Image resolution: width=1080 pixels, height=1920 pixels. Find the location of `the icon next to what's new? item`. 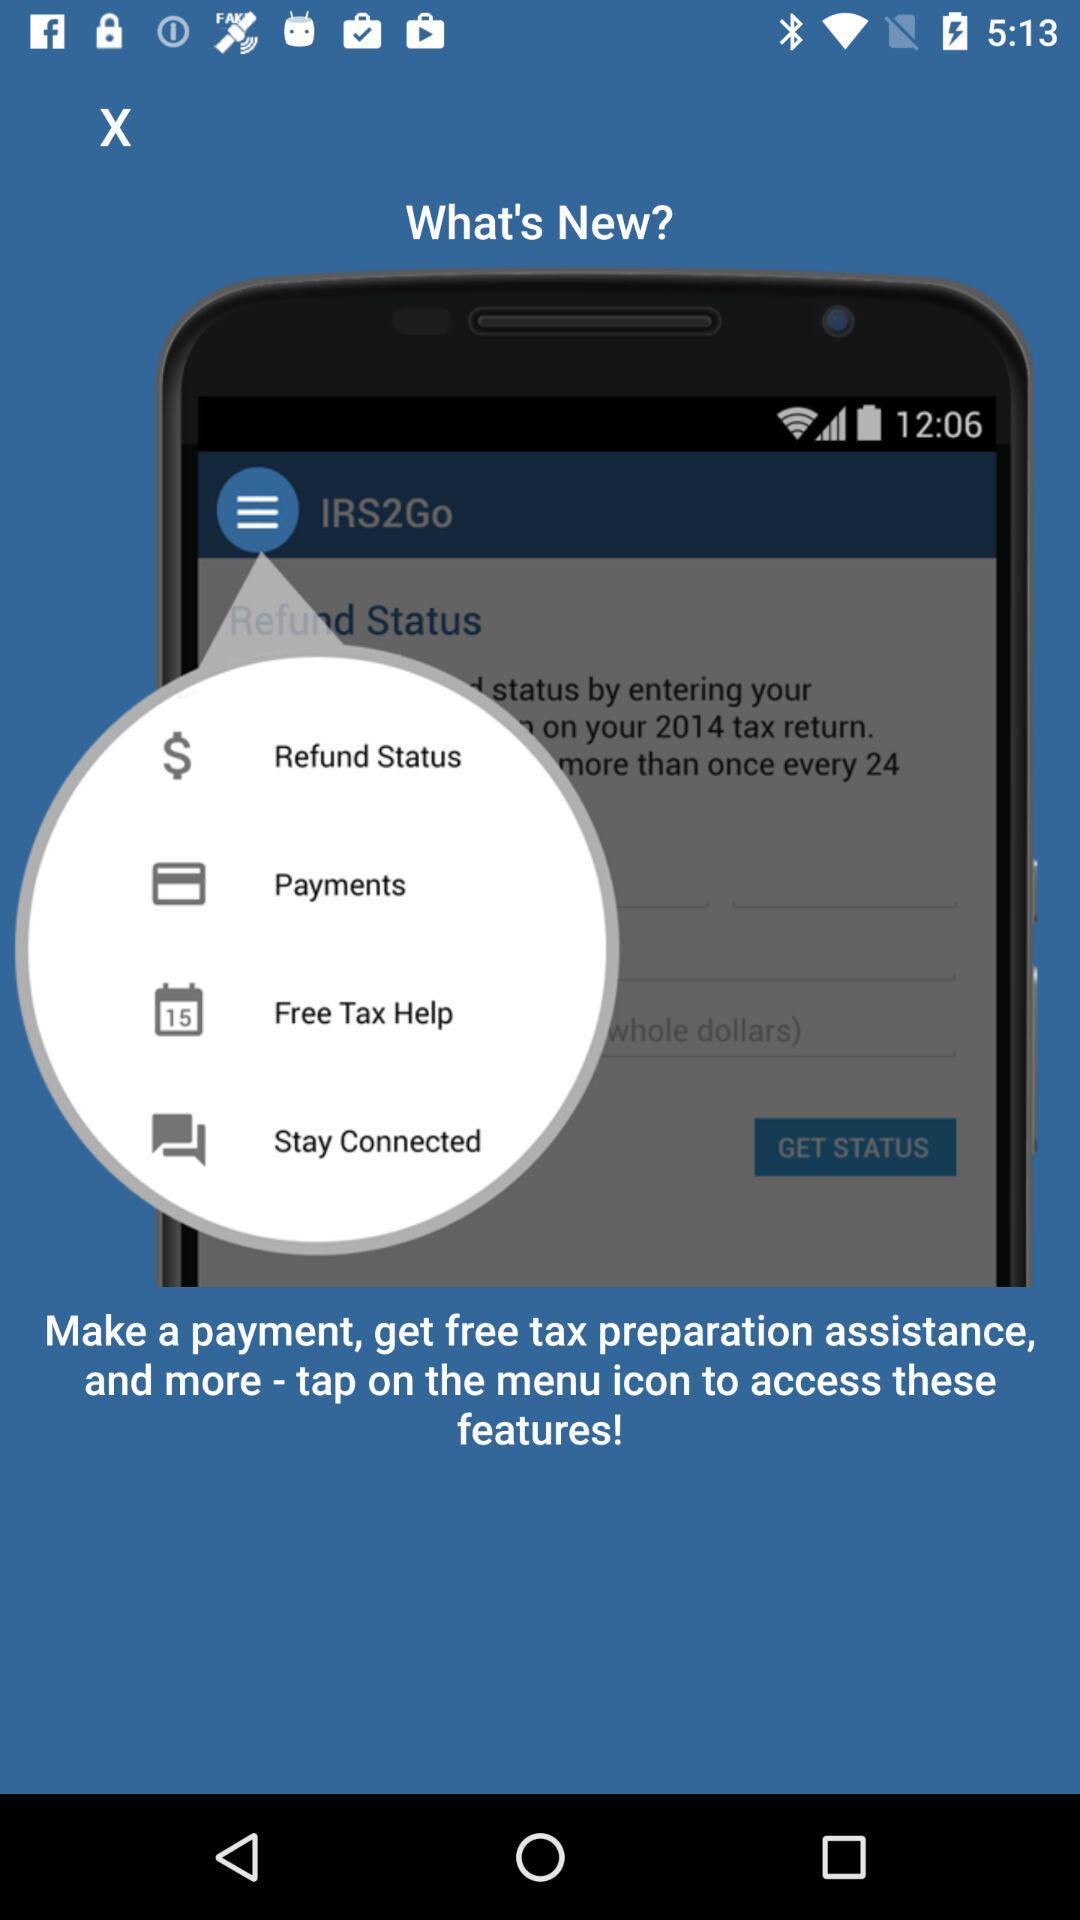

the icon next to what's new? item is located at coordinates (115, 124).